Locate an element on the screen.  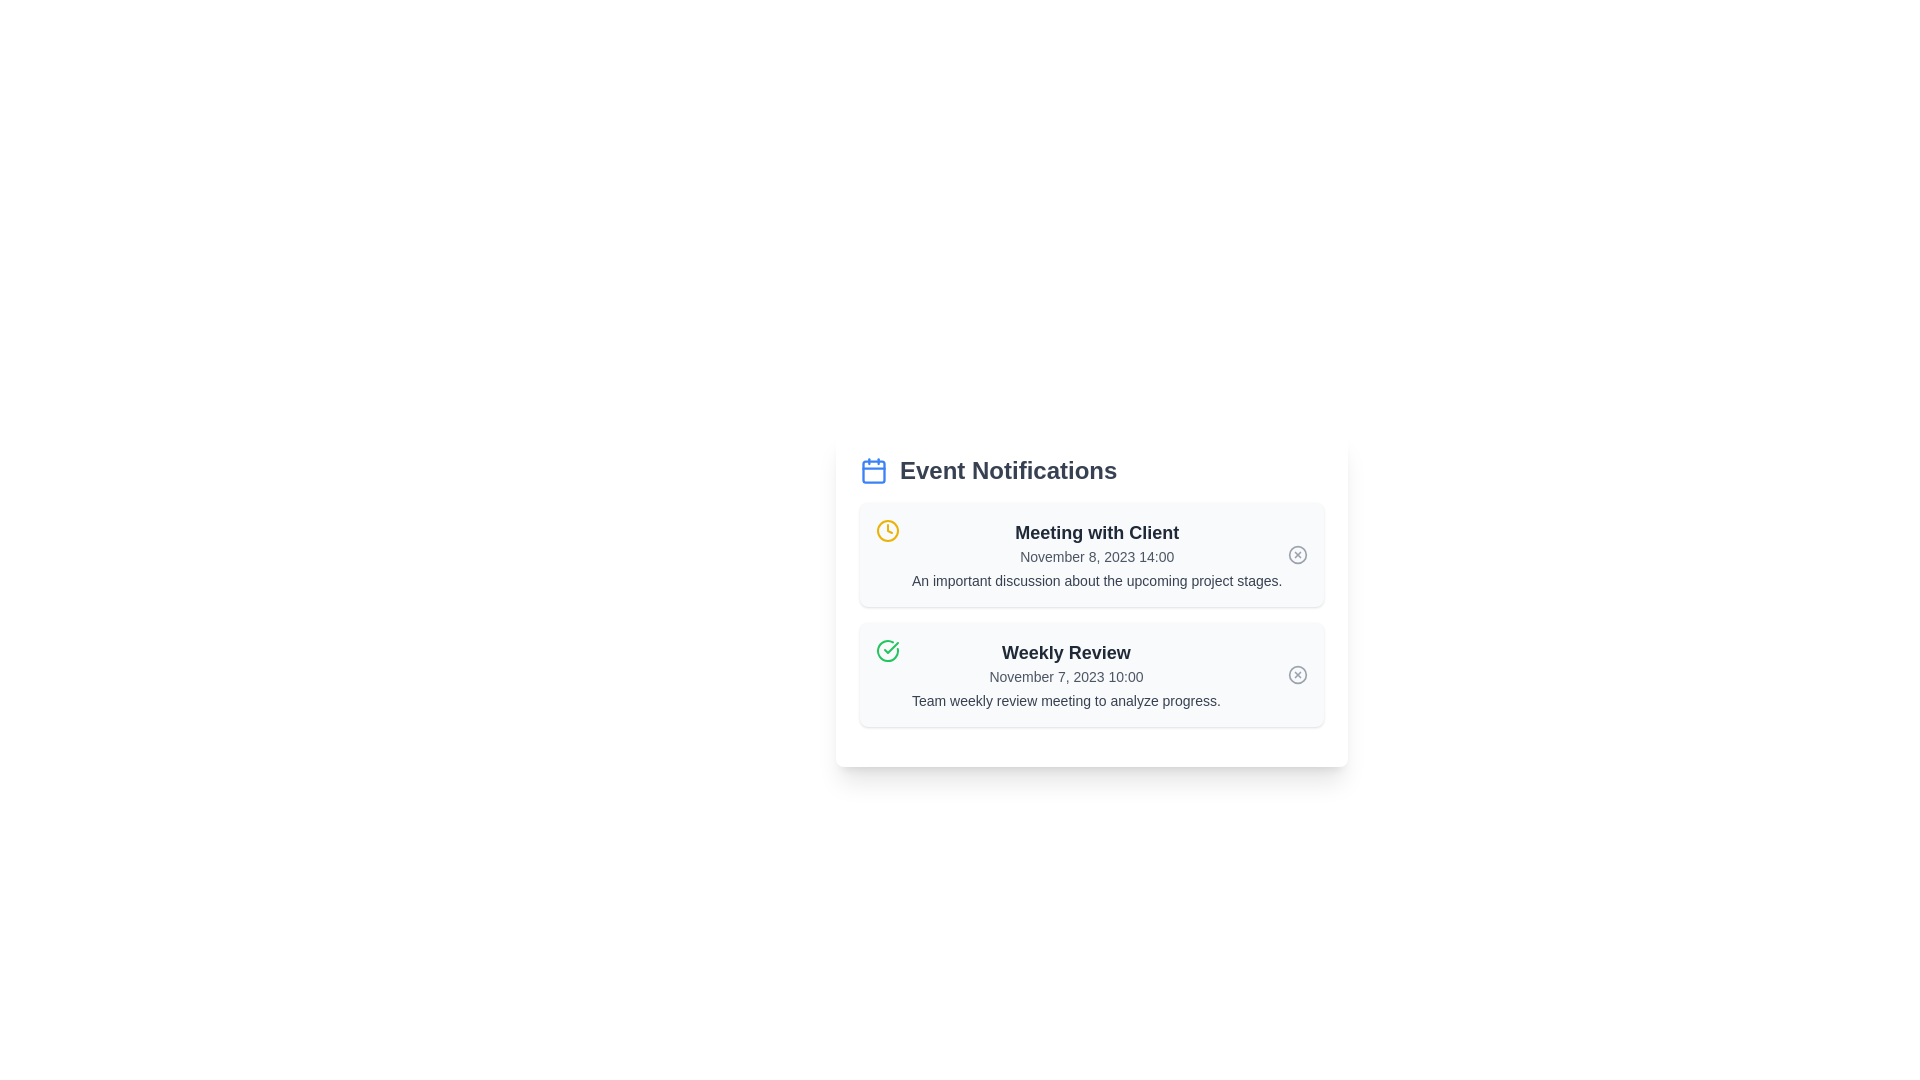
the notification titled 'Meeting with Client' to read its details is located at coordinates (1090, 555).